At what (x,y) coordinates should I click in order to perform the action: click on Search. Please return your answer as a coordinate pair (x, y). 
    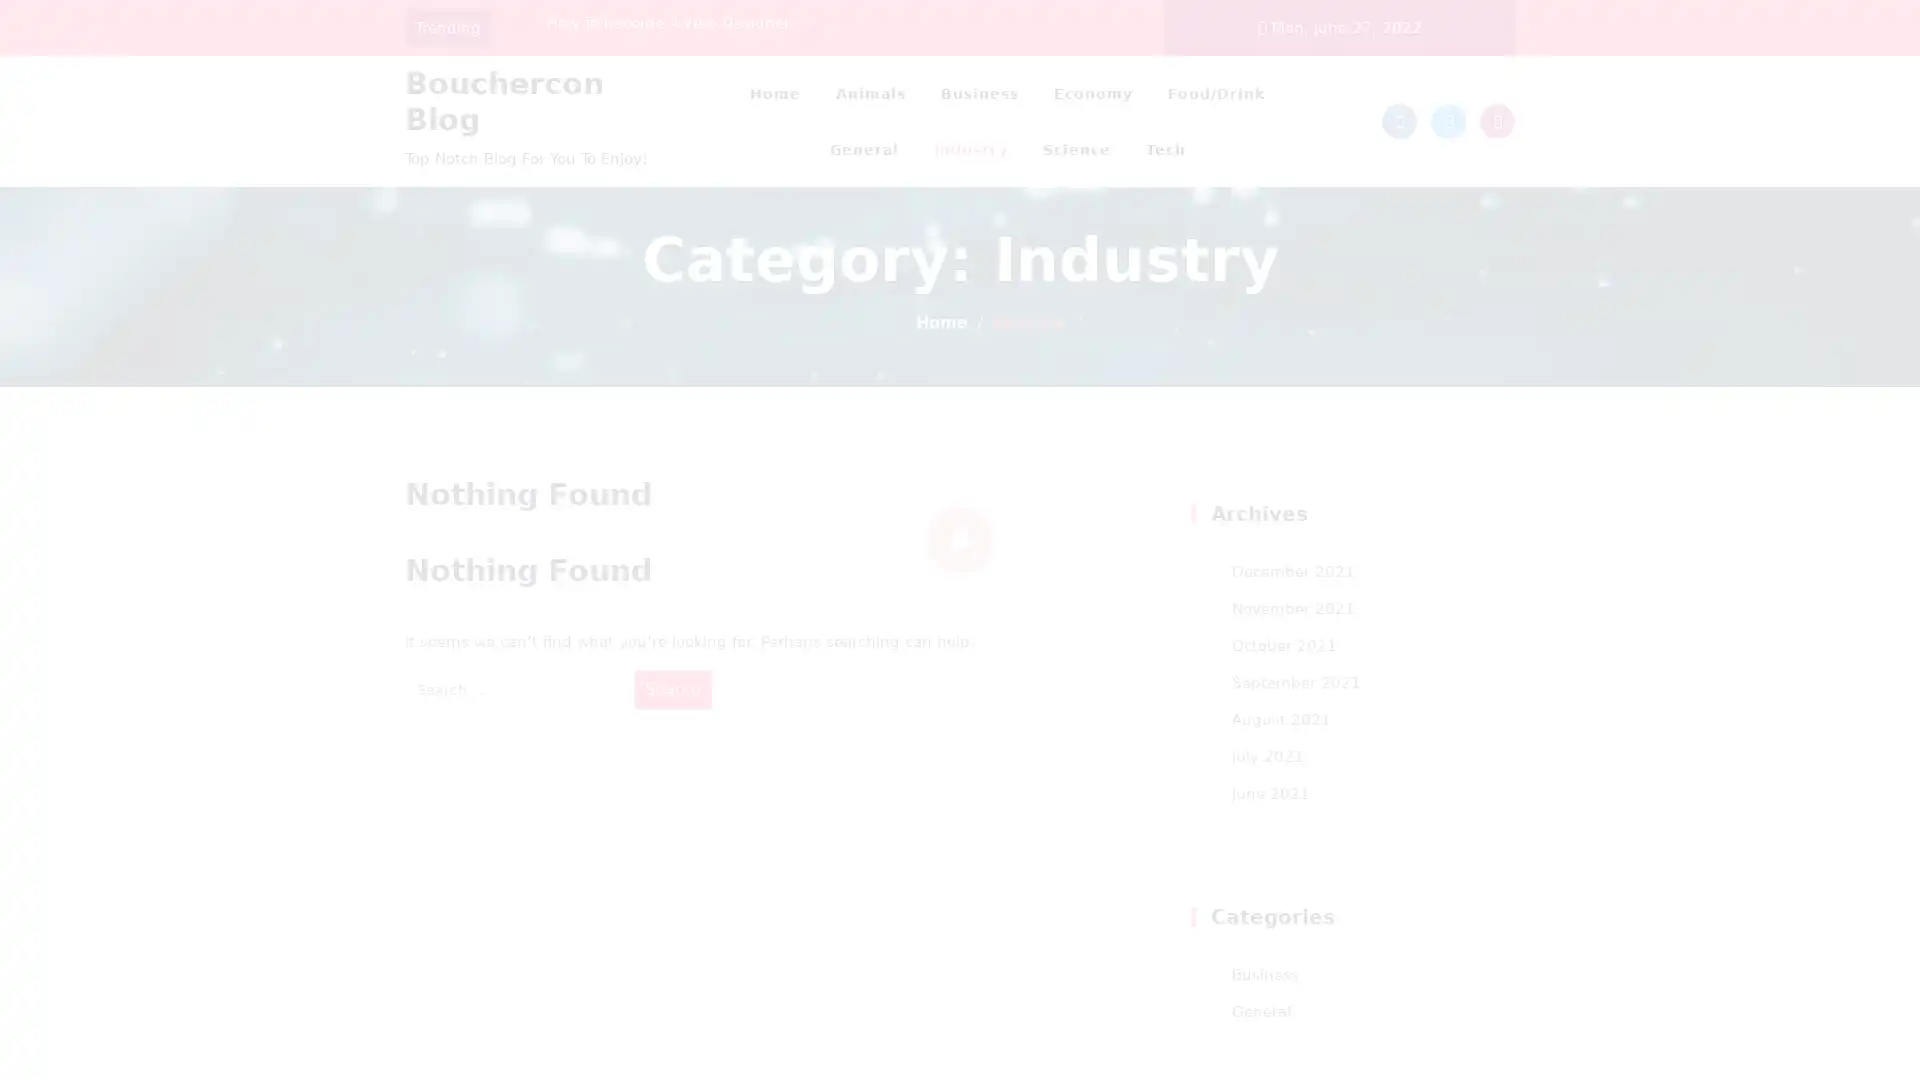
    Looking at the image, I should click on (672, 688).